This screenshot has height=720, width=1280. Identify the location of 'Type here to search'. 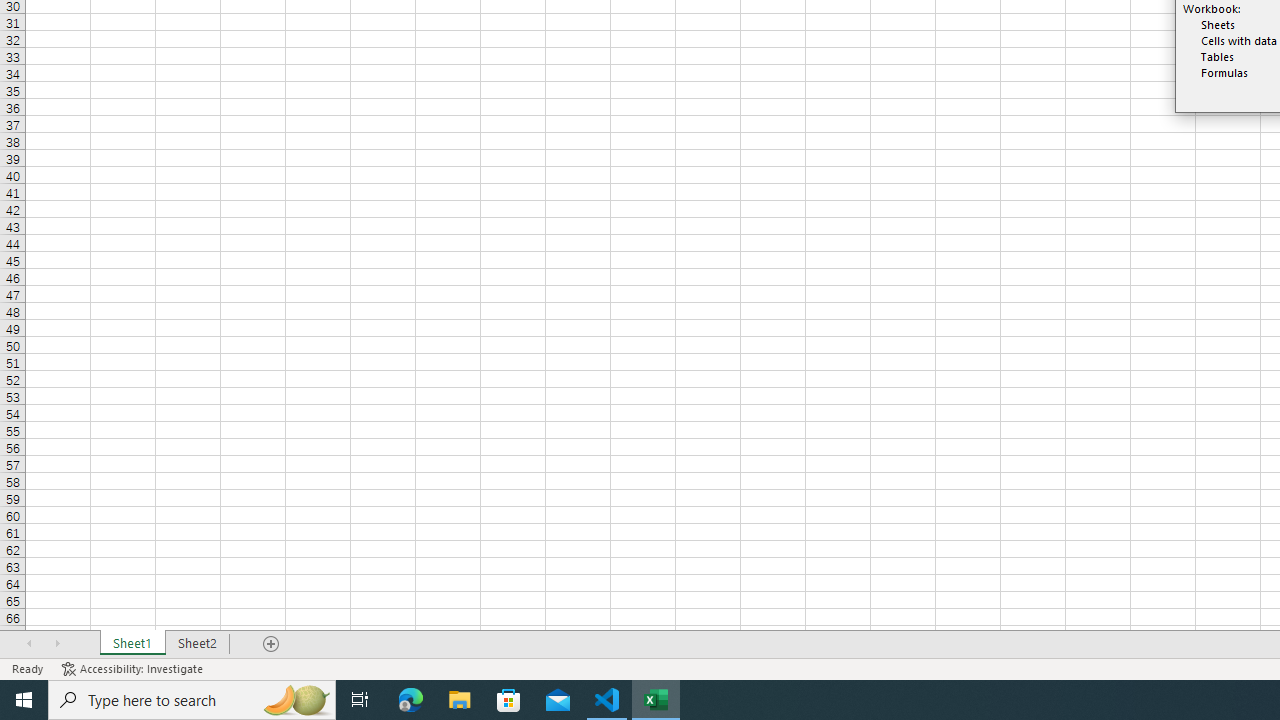
(192, 698).